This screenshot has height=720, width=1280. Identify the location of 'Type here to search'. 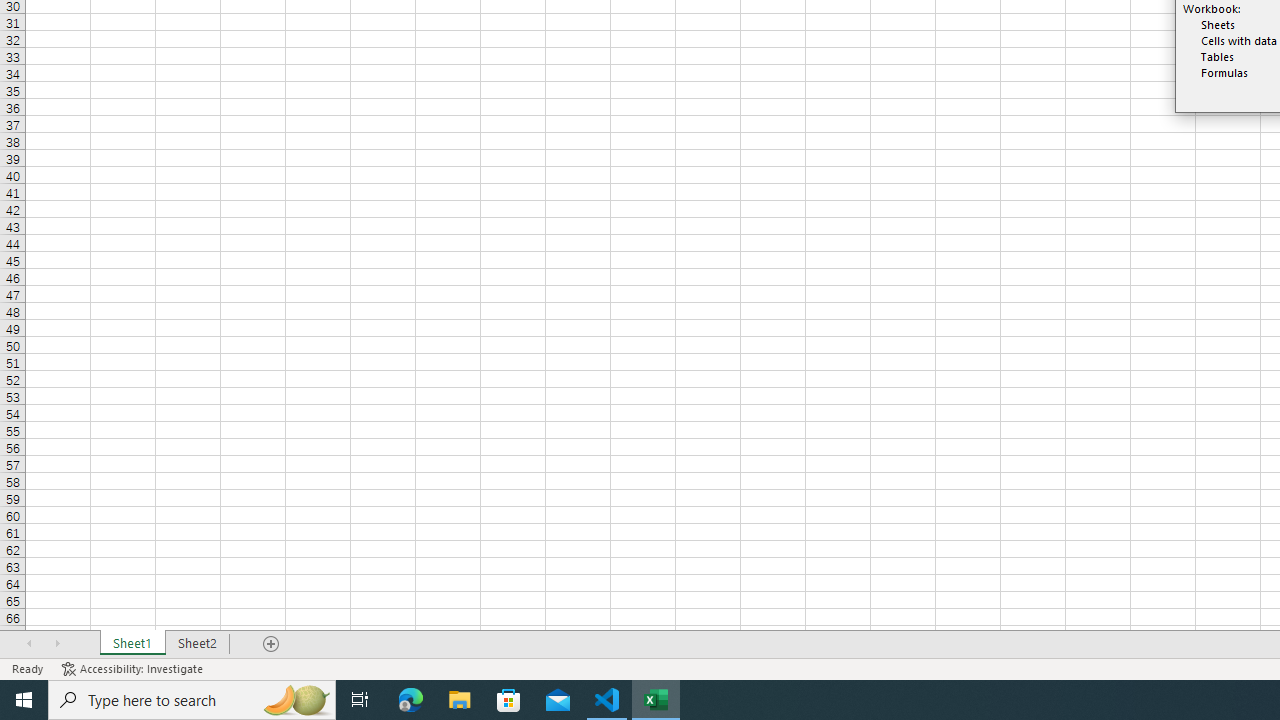
(192, 698).